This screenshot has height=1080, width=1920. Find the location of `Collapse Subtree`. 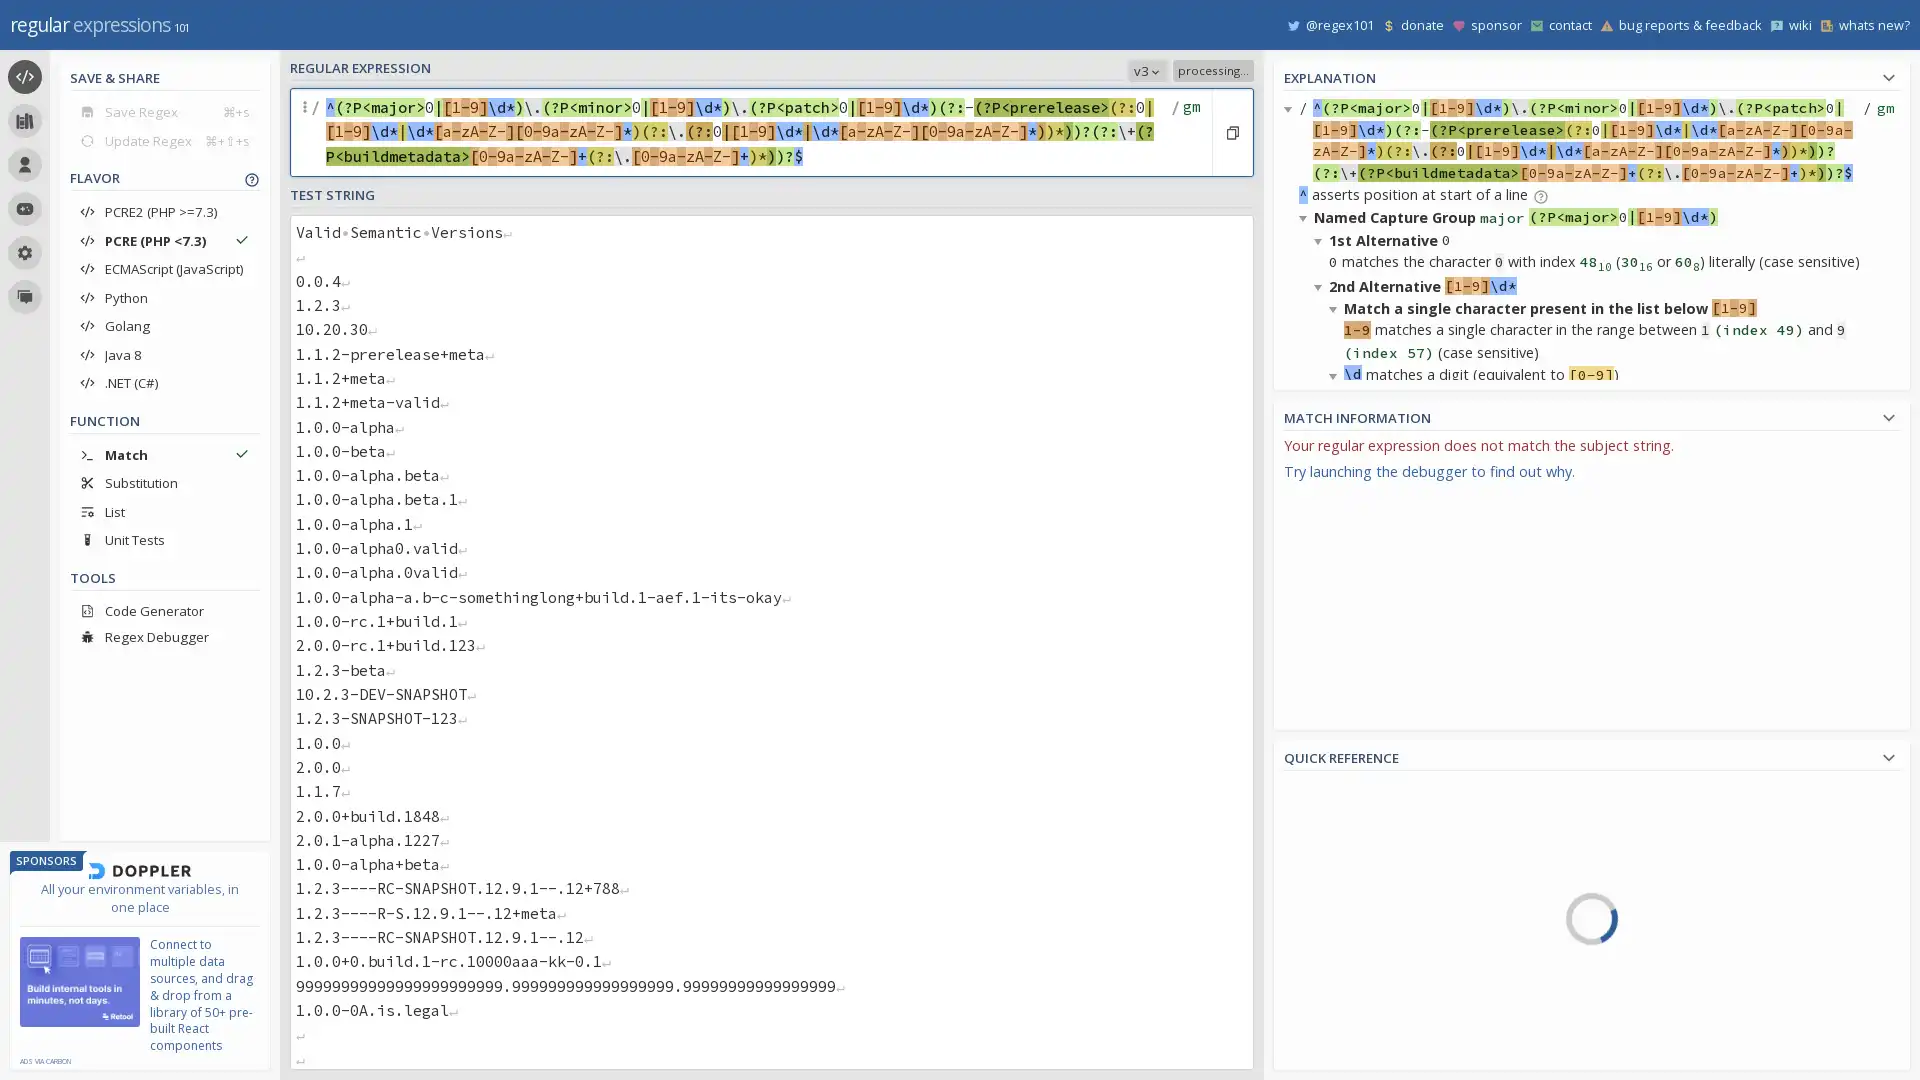

Collapse Subtree is located at coordinates (1306, 716).